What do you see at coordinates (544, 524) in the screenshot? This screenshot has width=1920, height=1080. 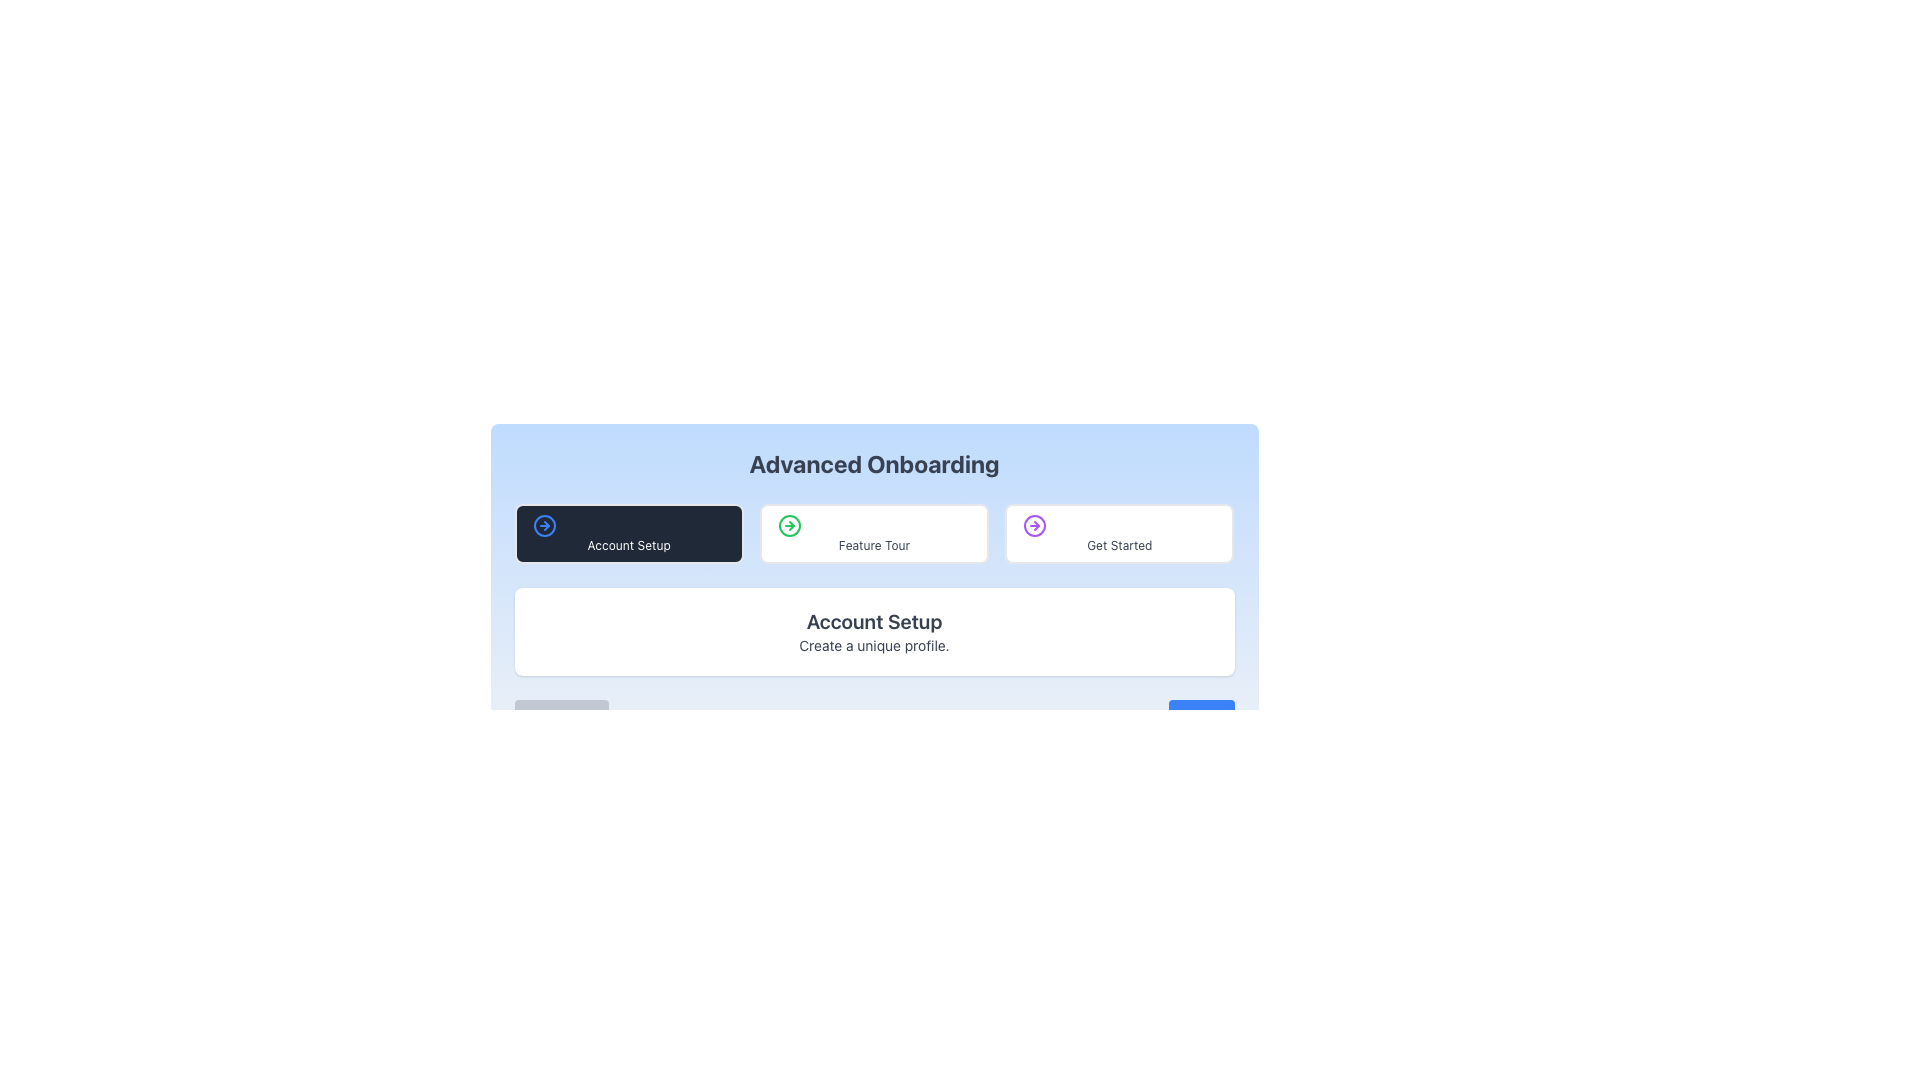 I see `the Circle graphic that represents a navigation step in the center-left section of the navigation bar` at bounding box center [544, 524].